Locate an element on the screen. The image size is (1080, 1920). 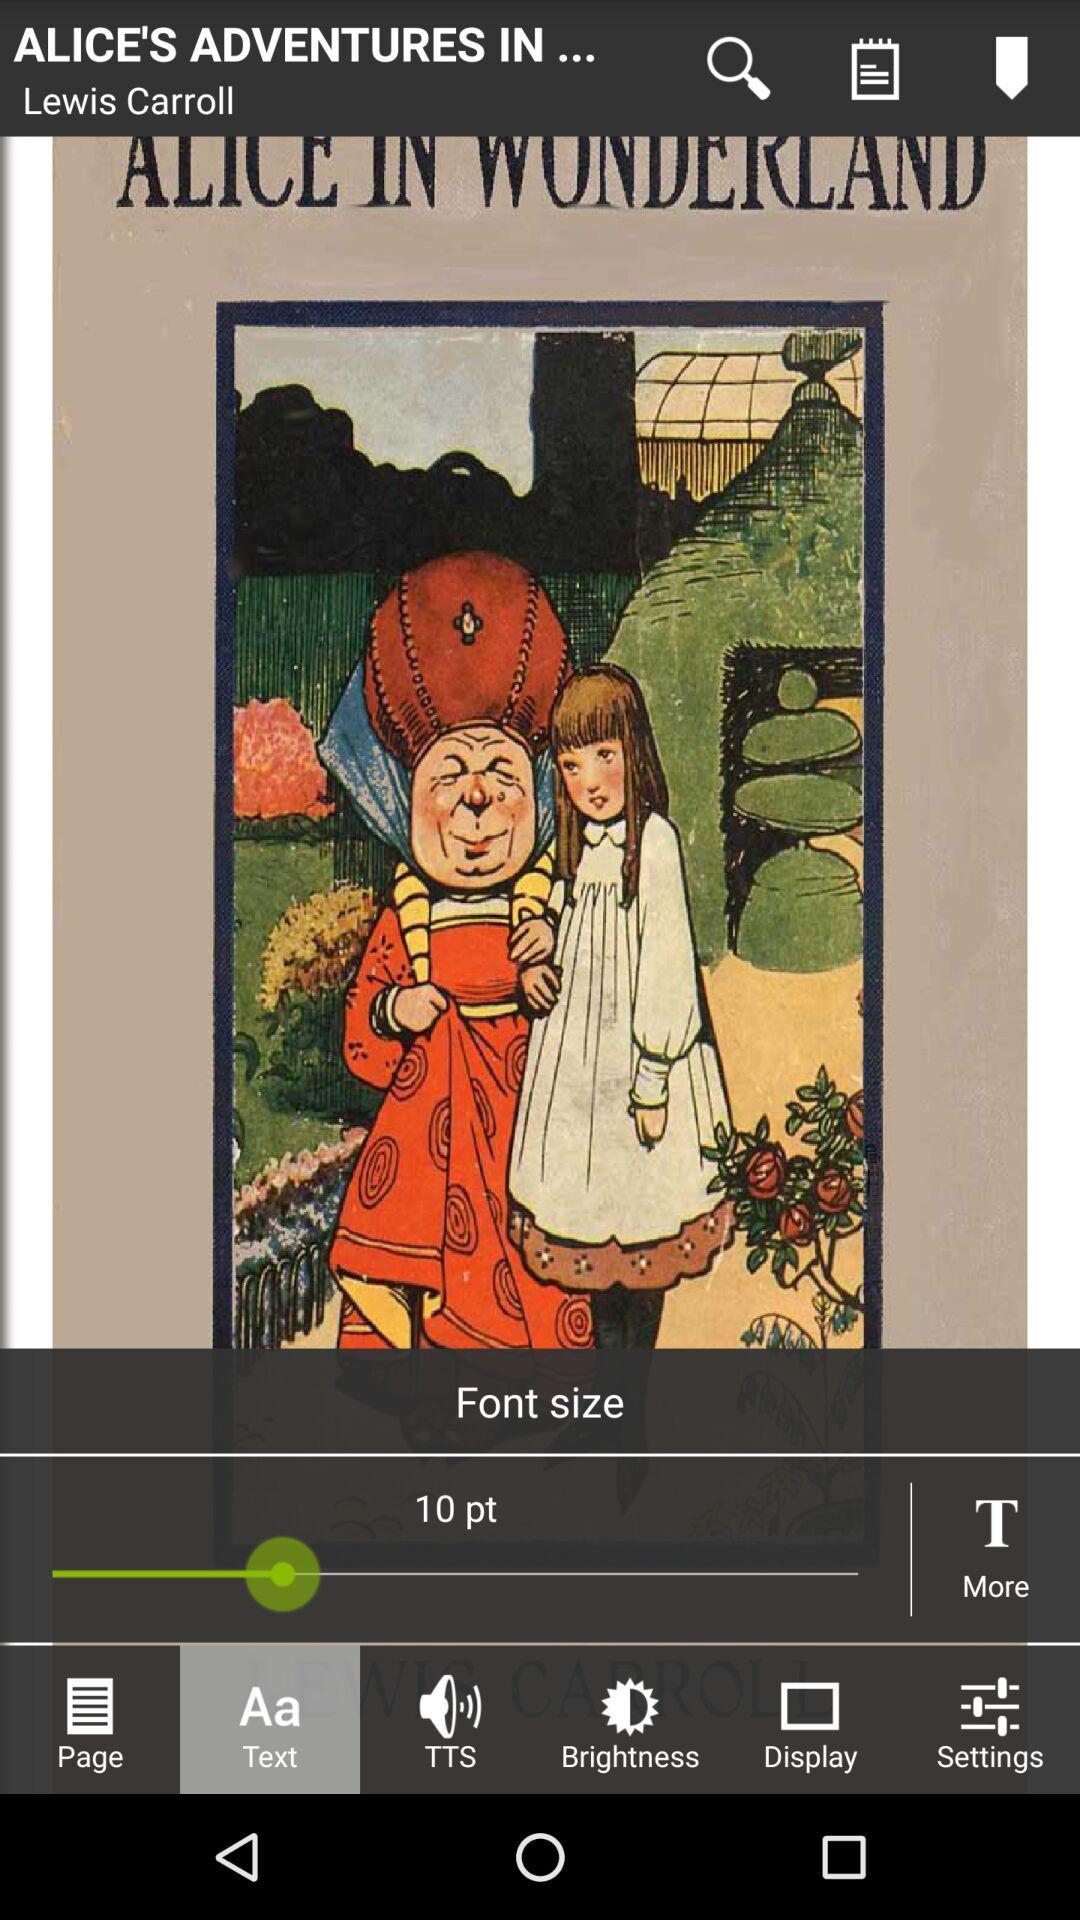
save button is located at coordinates (874, 68).